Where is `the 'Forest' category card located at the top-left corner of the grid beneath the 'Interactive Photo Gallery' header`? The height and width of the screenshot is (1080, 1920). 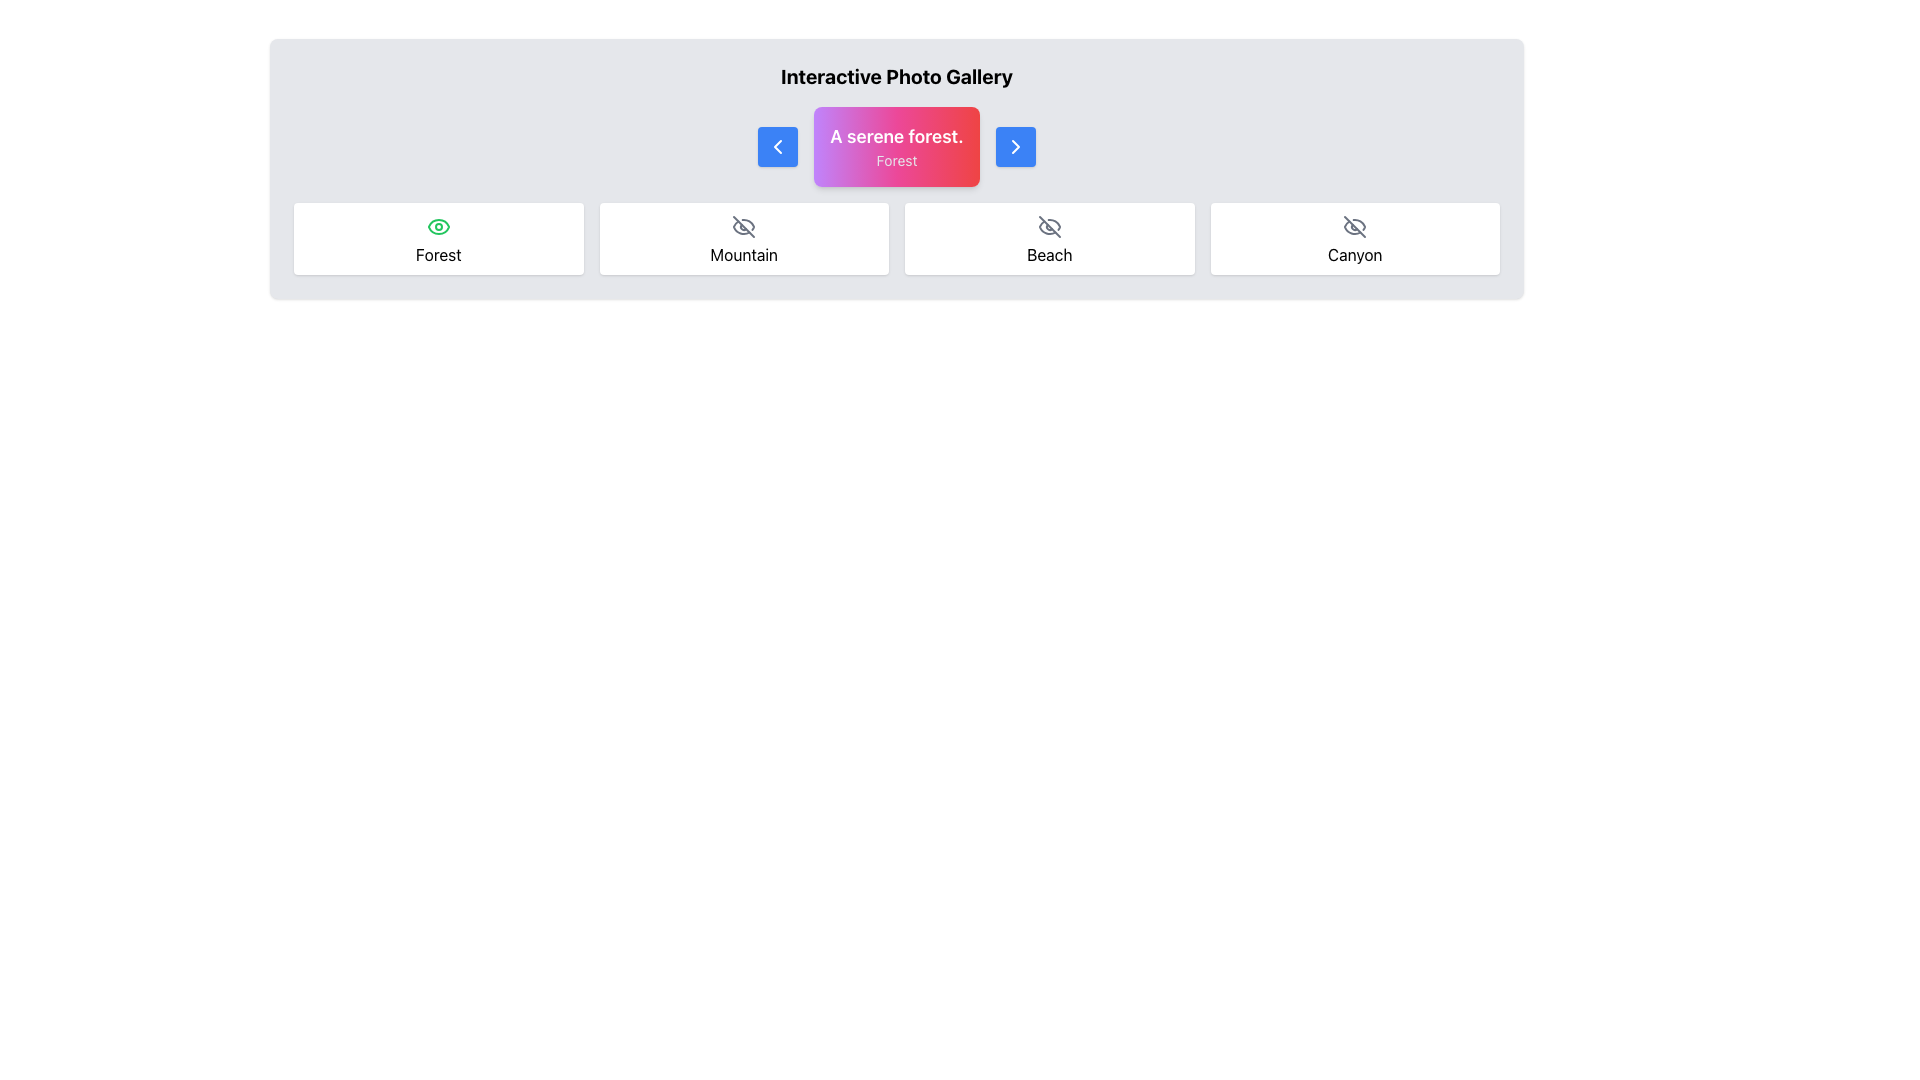 the 'Forest' category card located at the top-left corner of the grid beneath the 'Interactive Photo Gallery' header is located at coordinates (437, 238).